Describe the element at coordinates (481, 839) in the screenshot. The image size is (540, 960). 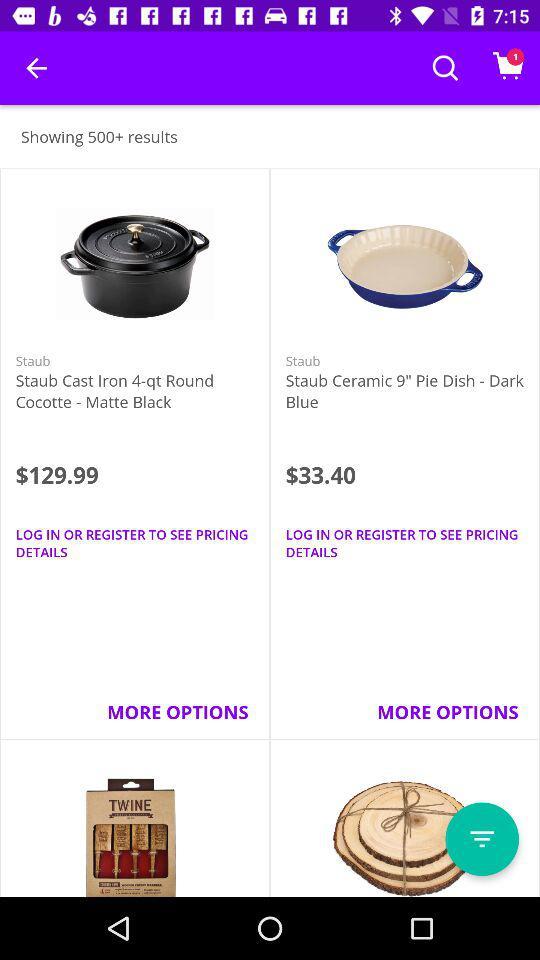
I see `item below more options` at that location.